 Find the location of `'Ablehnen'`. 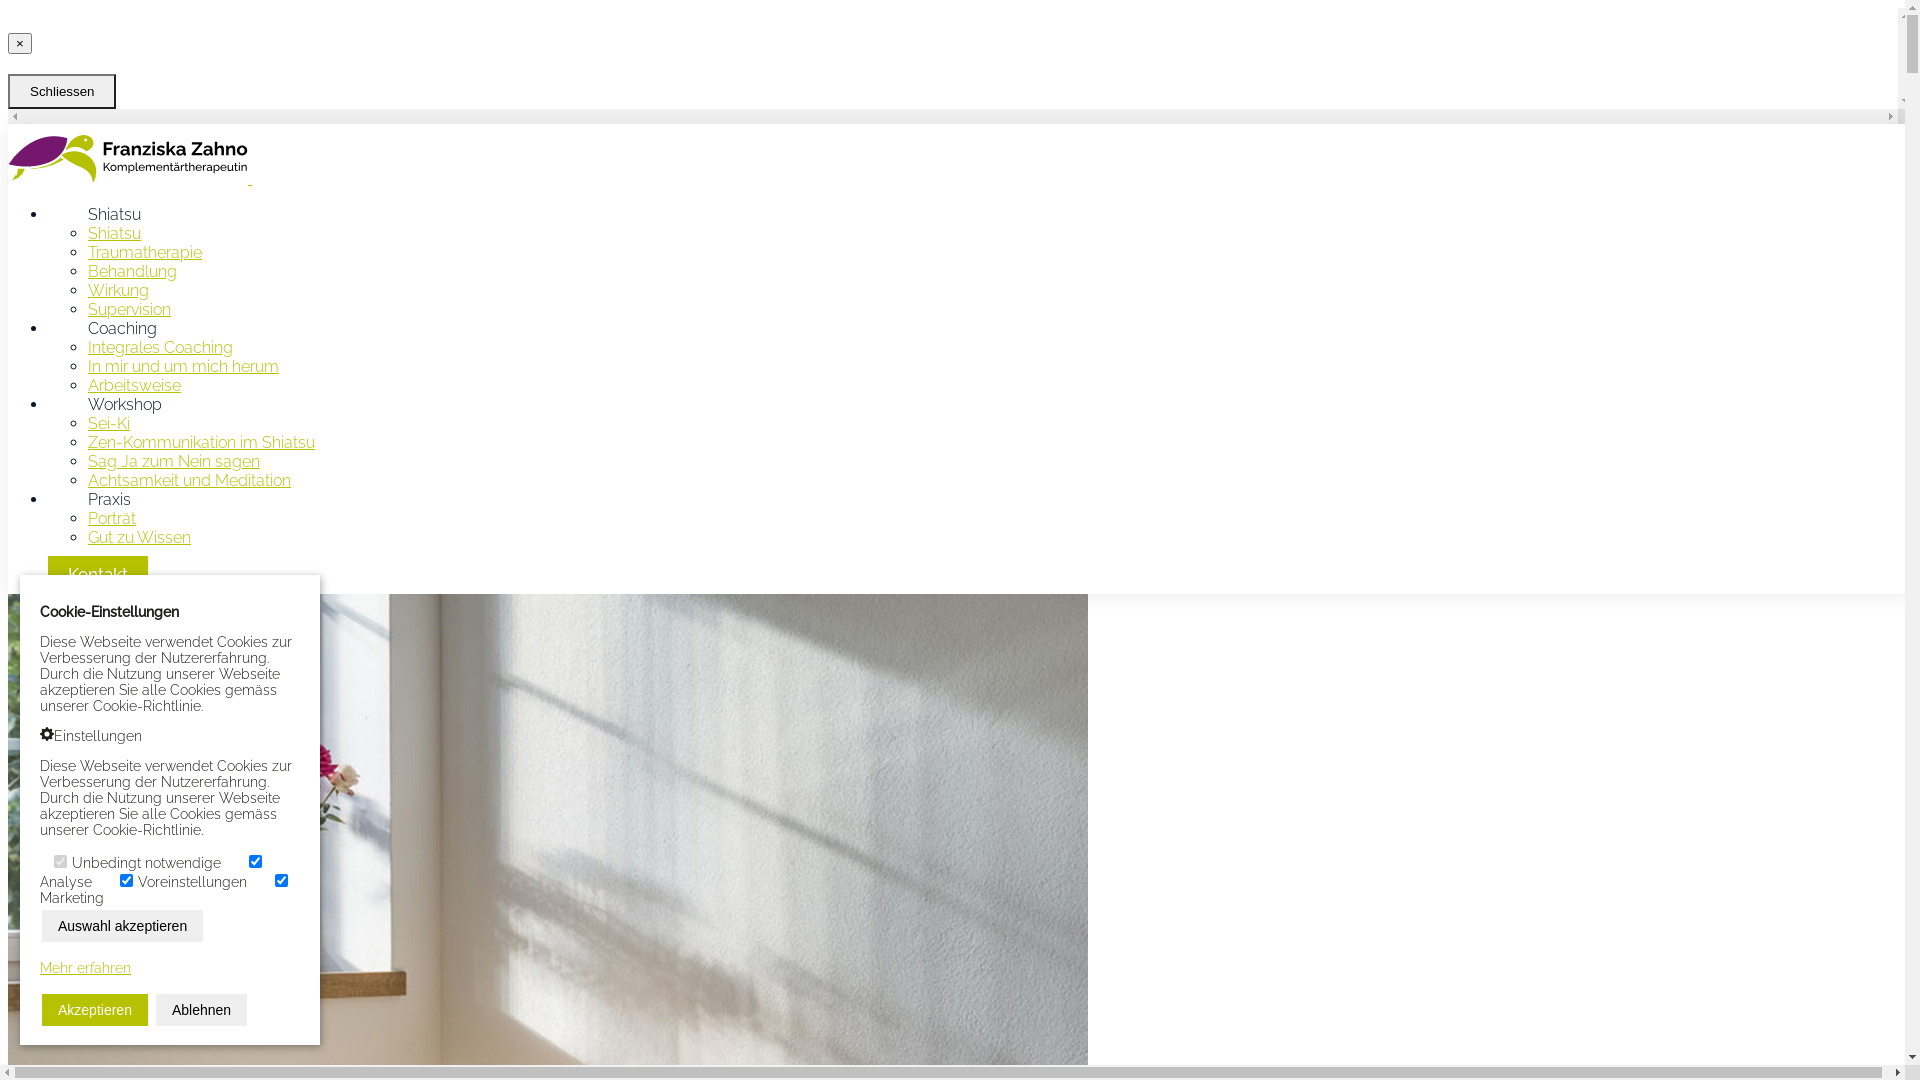

'Ablehnen' is located at coordinates (201, 1010).